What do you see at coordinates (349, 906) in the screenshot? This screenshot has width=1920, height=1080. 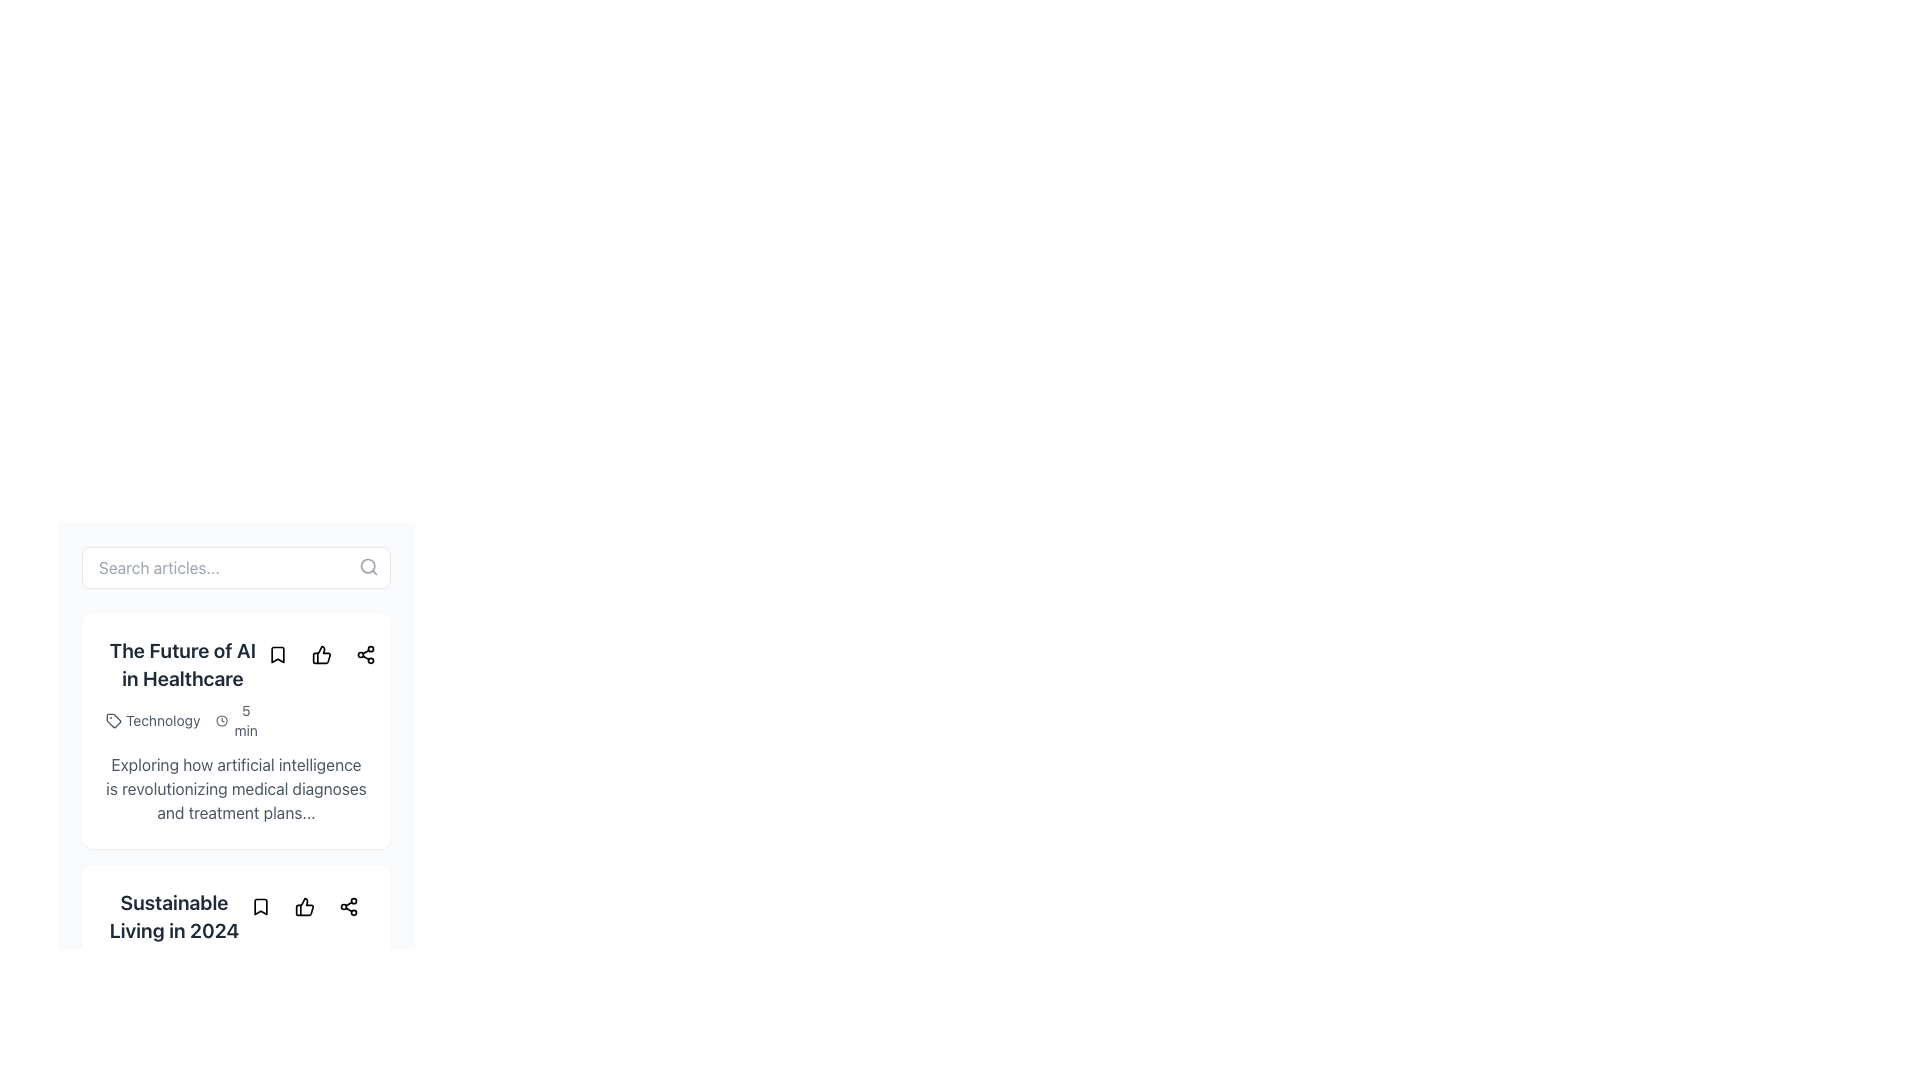 I see `the network icon, which is the third item from the left in the horizontal group of icons next to the article title 'Sustainable Living in 2024', to initiate a sharing action` at bounding box center [349, 906].